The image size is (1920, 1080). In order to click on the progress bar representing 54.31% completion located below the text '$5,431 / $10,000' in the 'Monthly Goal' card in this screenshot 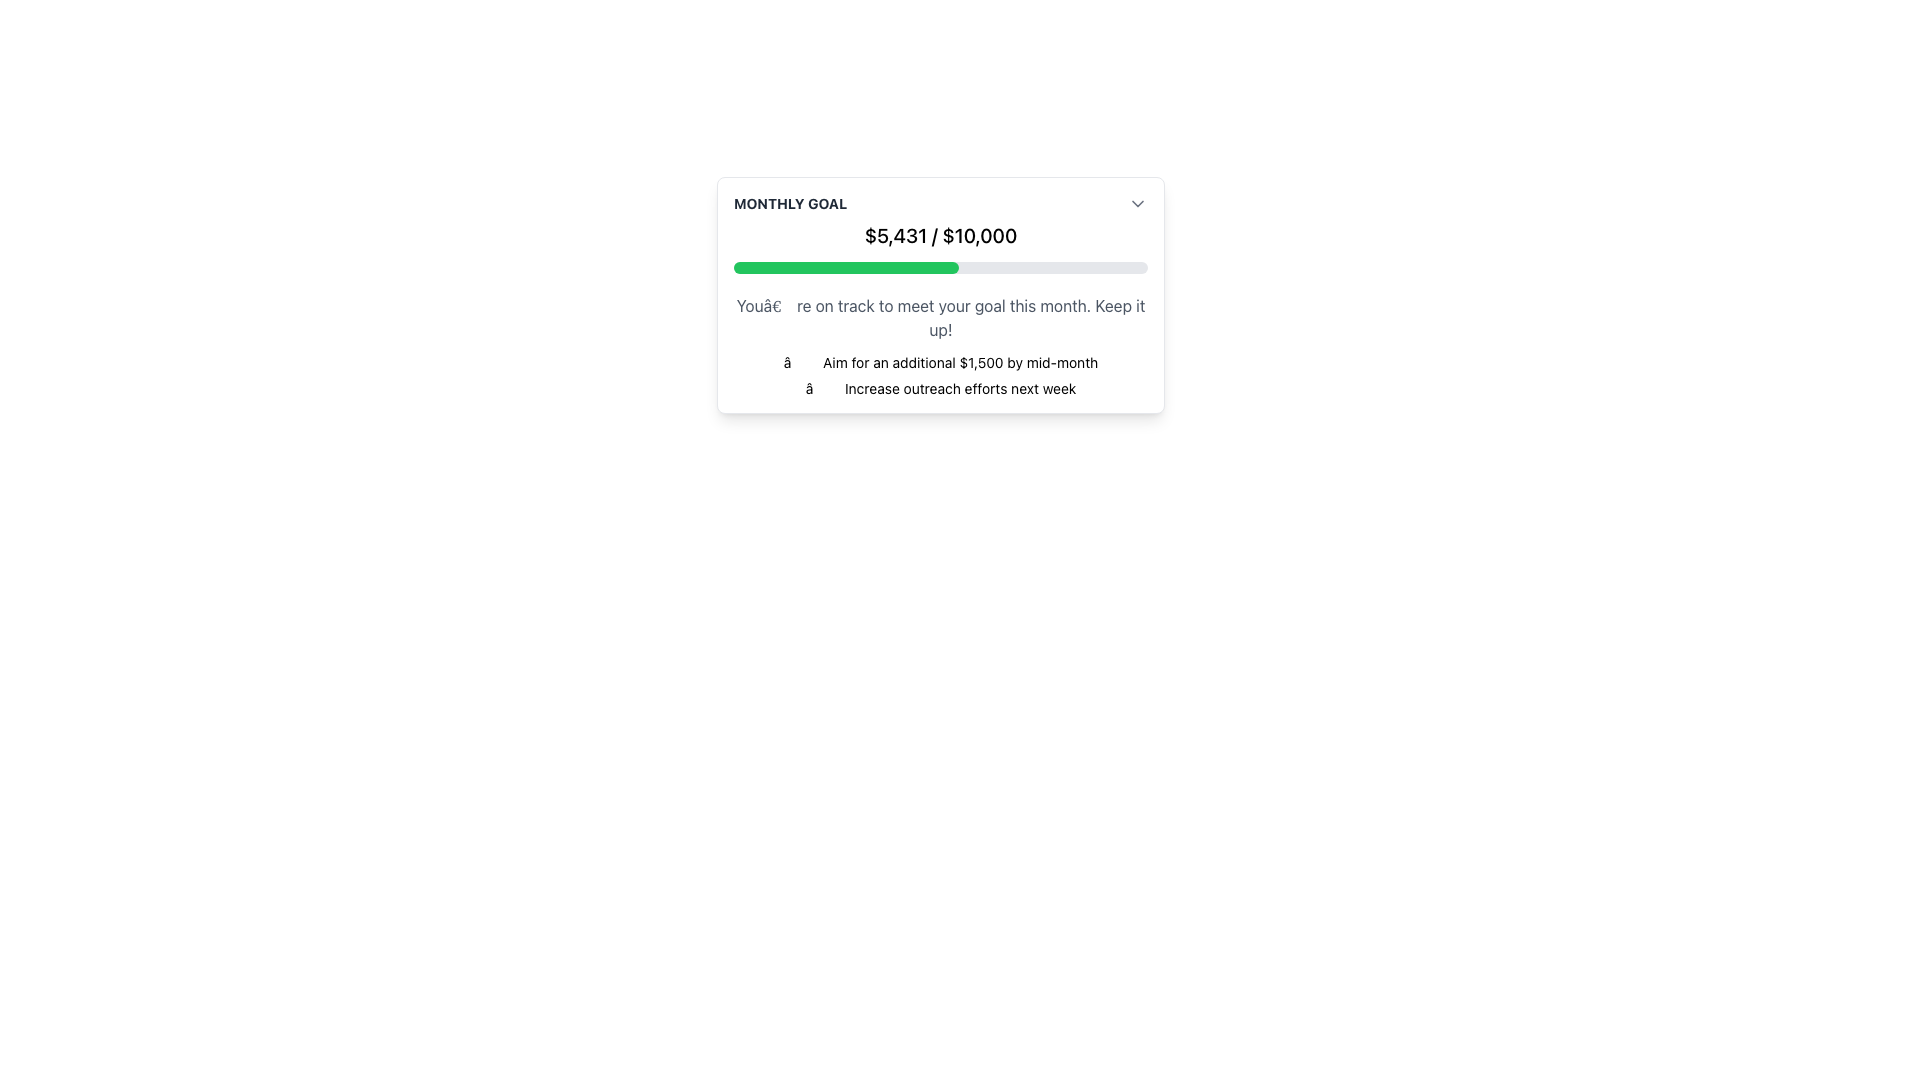, I will do `click(939, 266)`.